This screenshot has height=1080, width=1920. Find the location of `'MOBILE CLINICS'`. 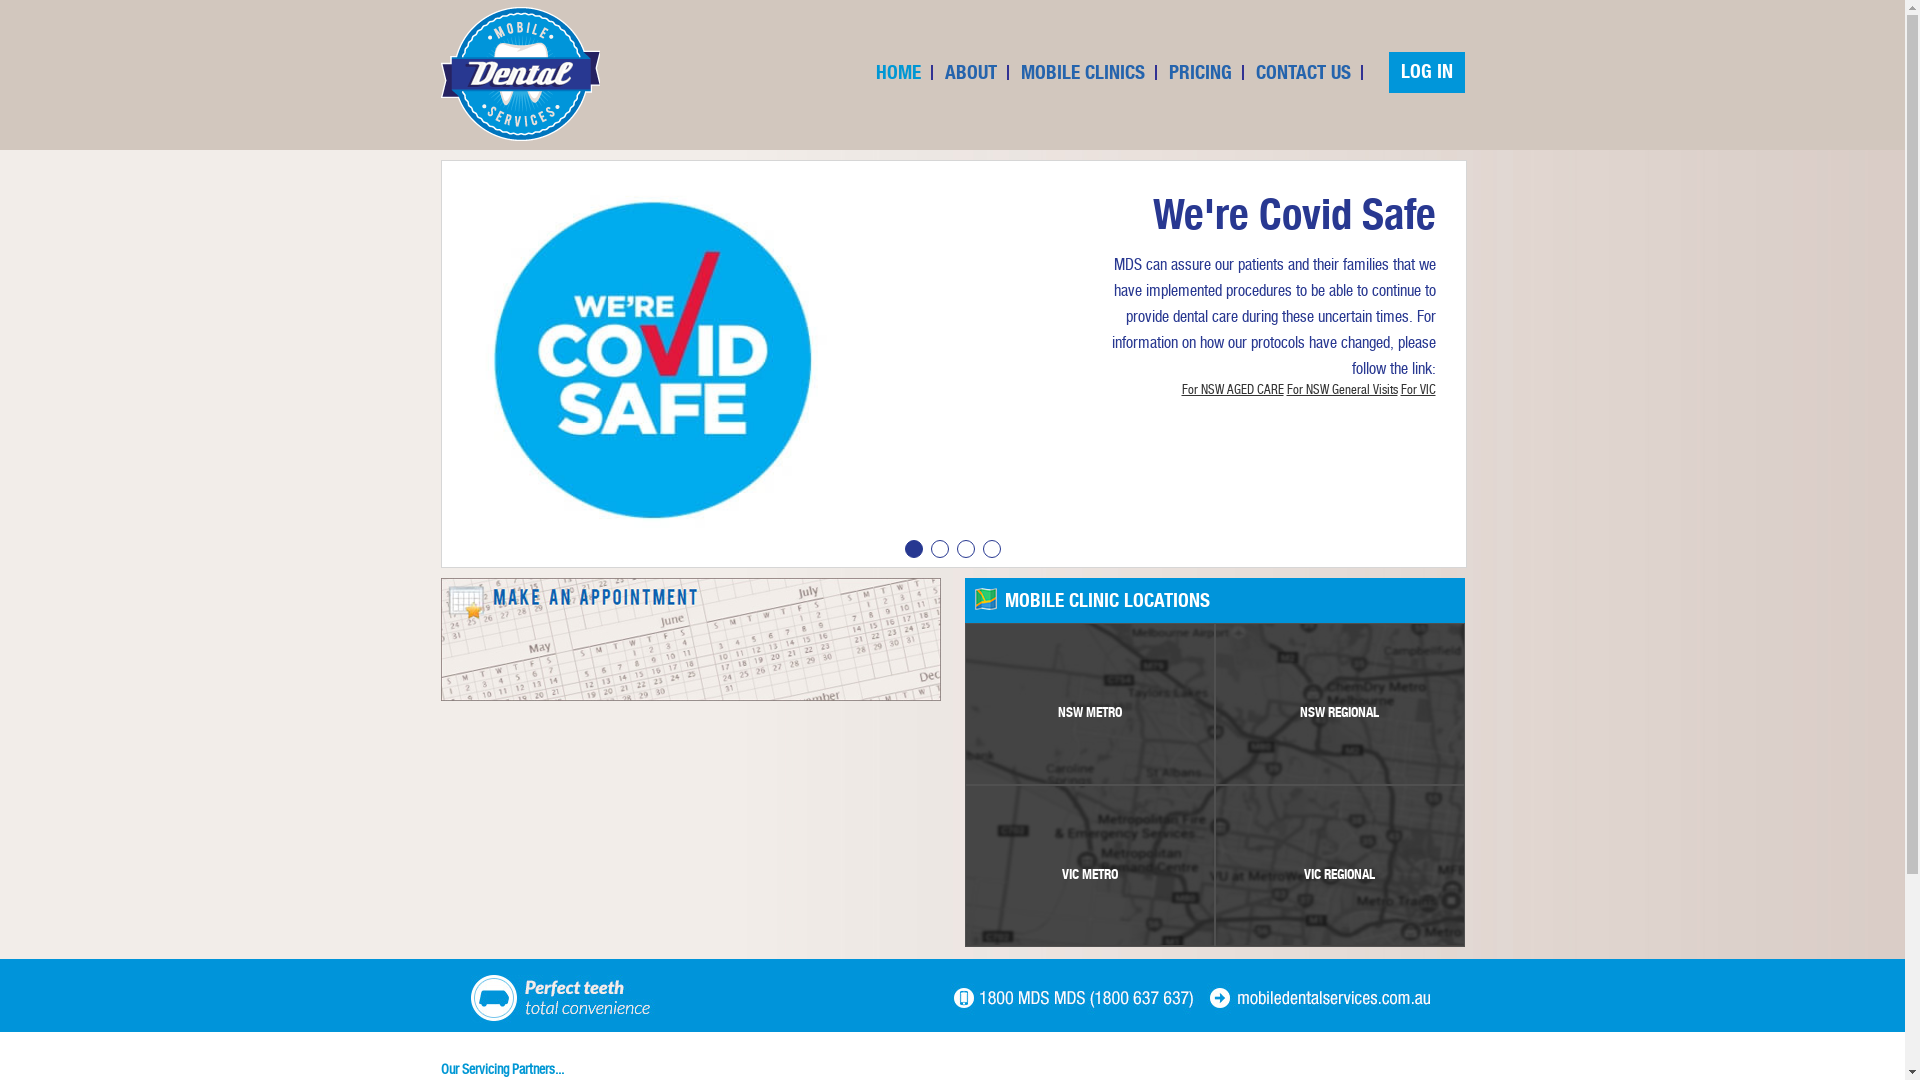

'MOBILE CLINICS' is located at coordinates (1082, 71).